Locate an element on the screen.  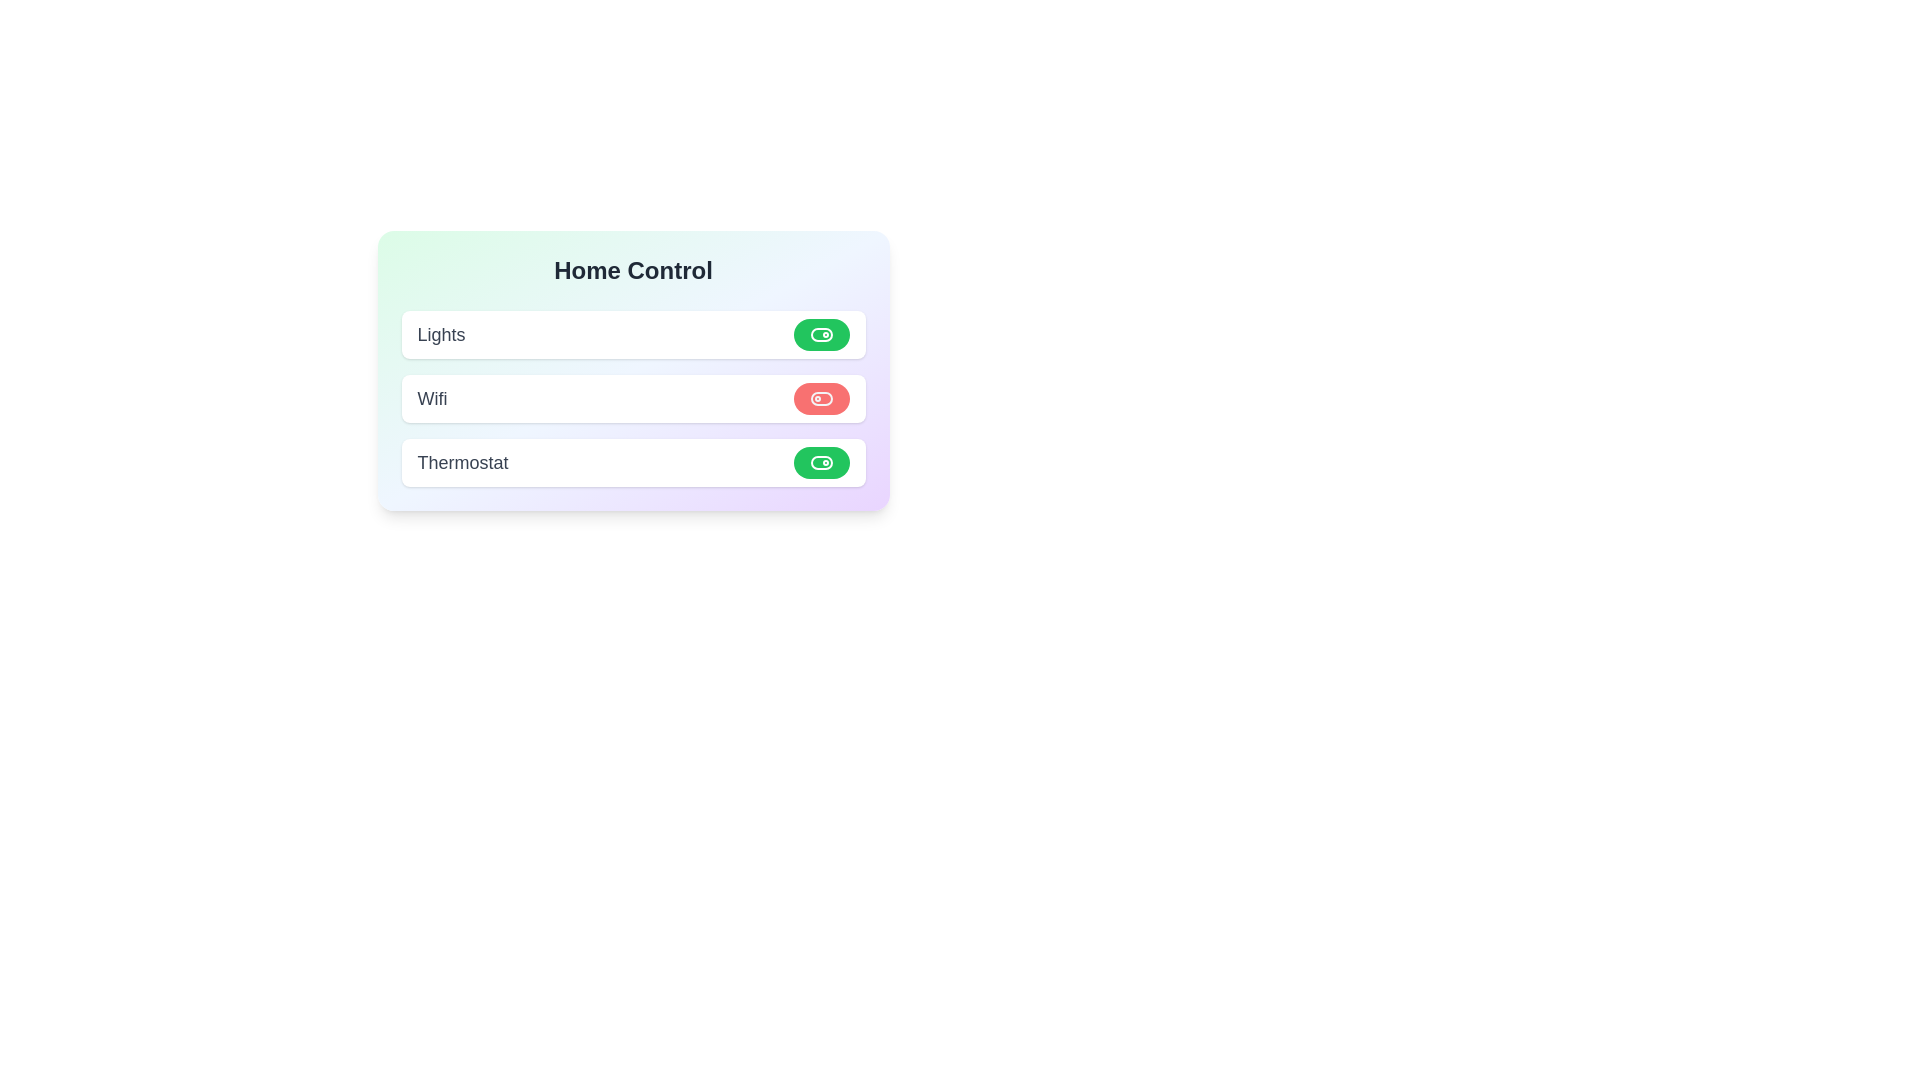
the 'Lights' card with toggle button is located at coordinates (632, 334).